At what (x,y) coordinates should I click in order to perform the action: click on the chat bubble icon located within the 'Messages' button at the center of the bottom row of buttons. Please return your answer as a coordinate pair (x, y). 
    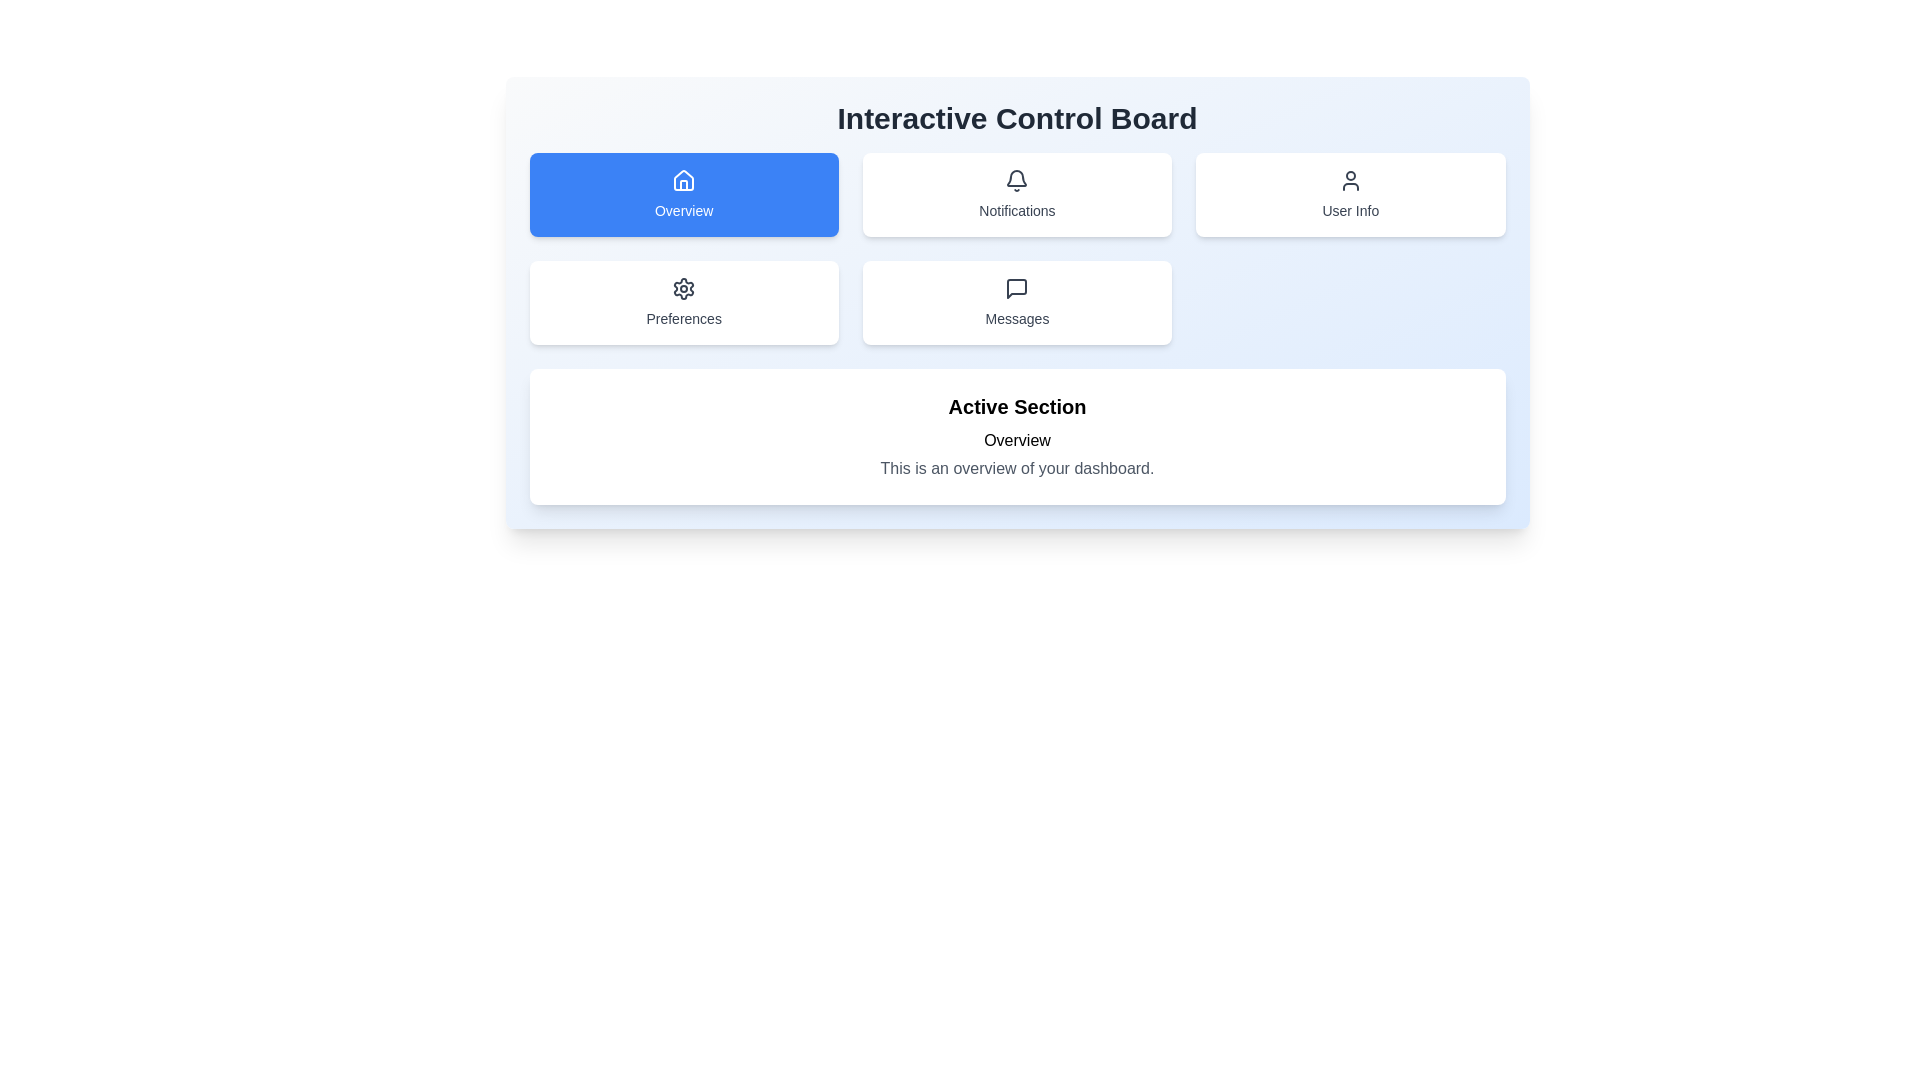
    Looking at the image, I should click on (1017, 289).